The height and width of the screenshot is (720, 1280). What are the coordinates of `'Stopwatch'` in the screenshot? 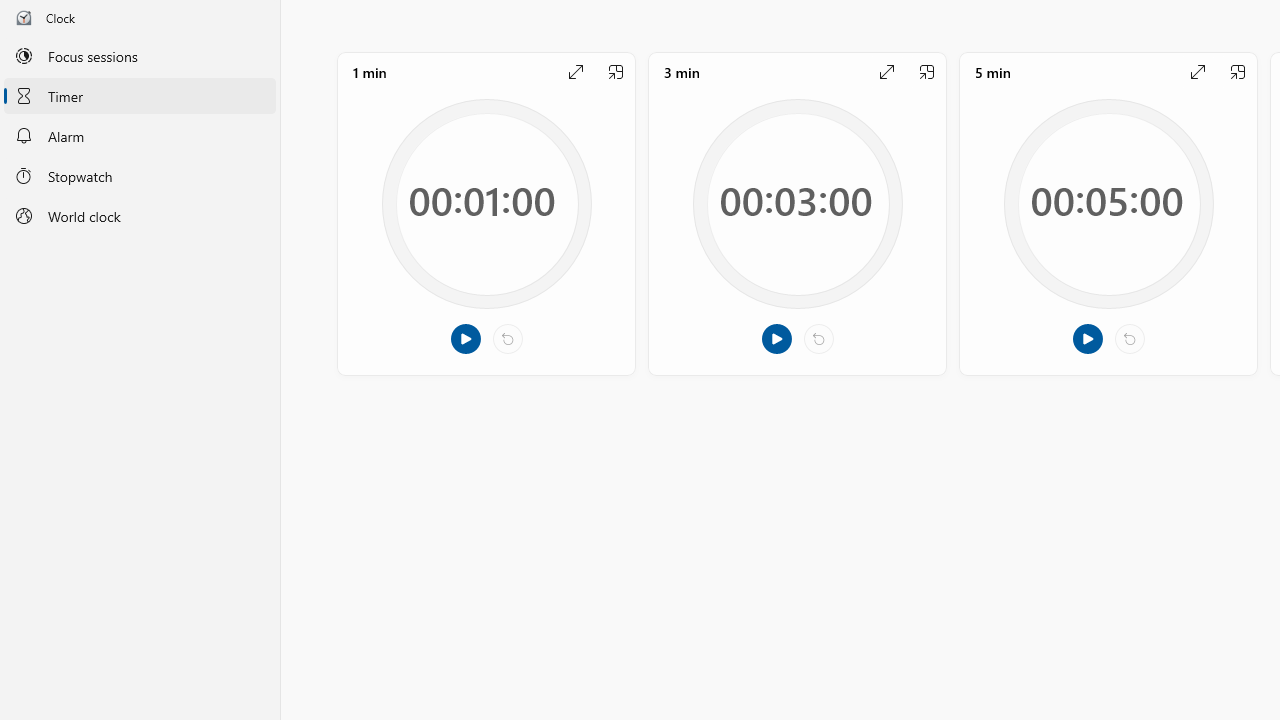 It's located at (139, 174).